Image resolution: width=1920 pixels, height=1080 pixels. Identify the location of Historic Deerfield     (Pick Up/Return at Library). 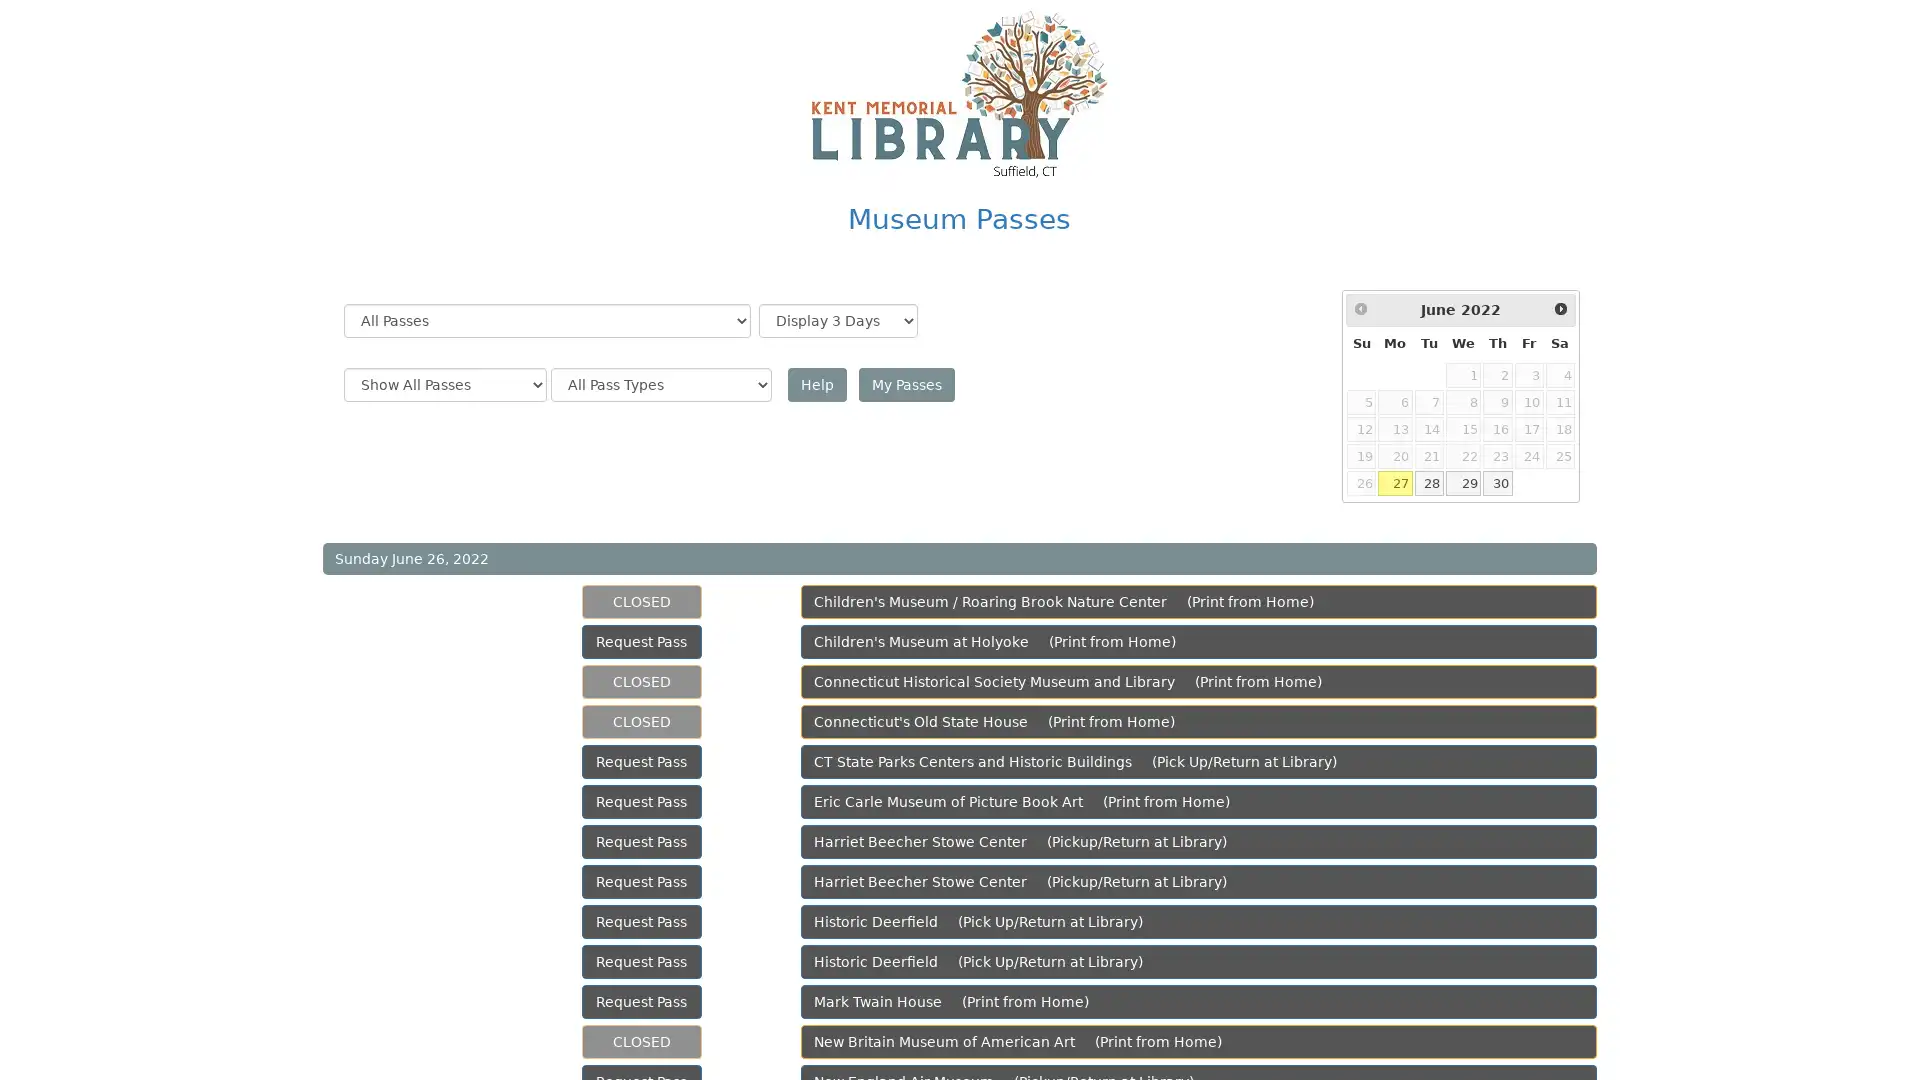
(1198, 960).